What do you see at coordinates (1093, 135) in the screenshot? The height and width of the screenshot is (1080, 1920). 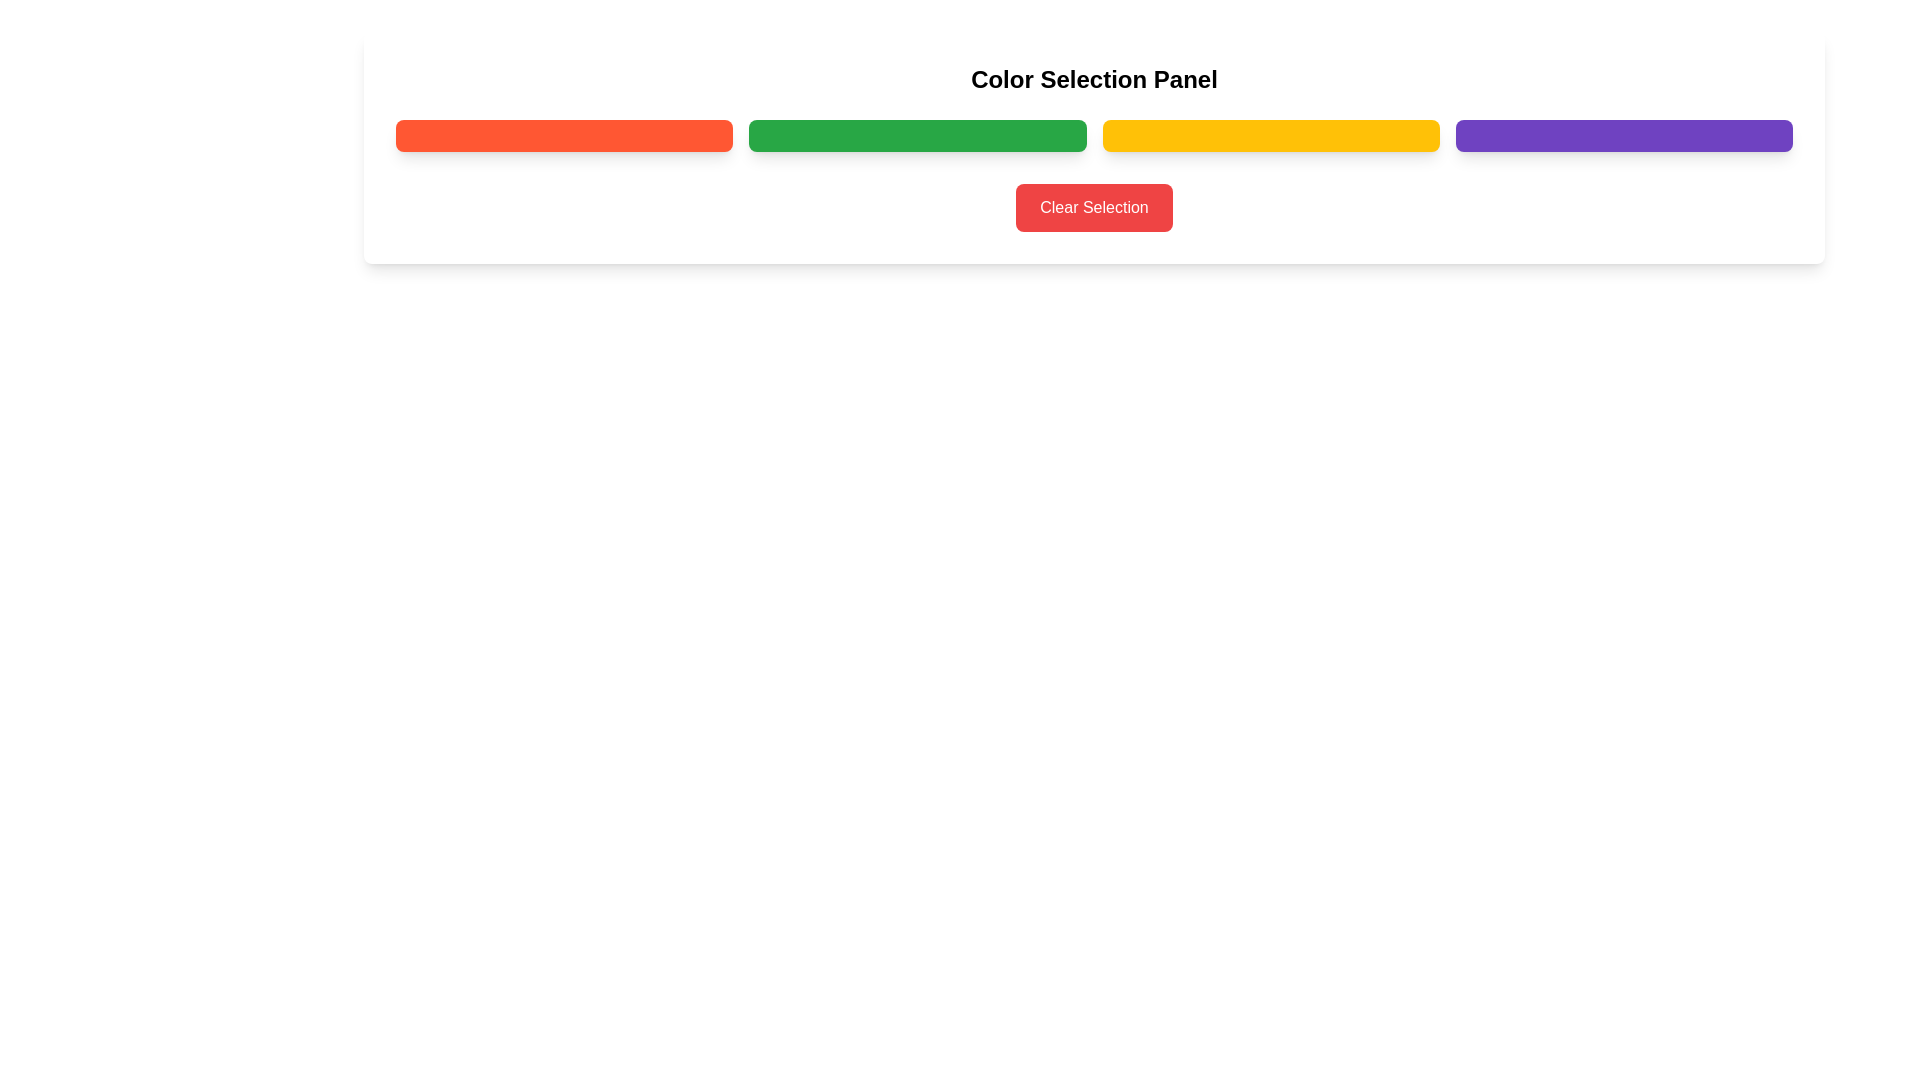 I see `the Grid Layout located below the 'Color Selection Panel' heading and above the 'Clear Selection' button` at bounding box center [1093, 135].